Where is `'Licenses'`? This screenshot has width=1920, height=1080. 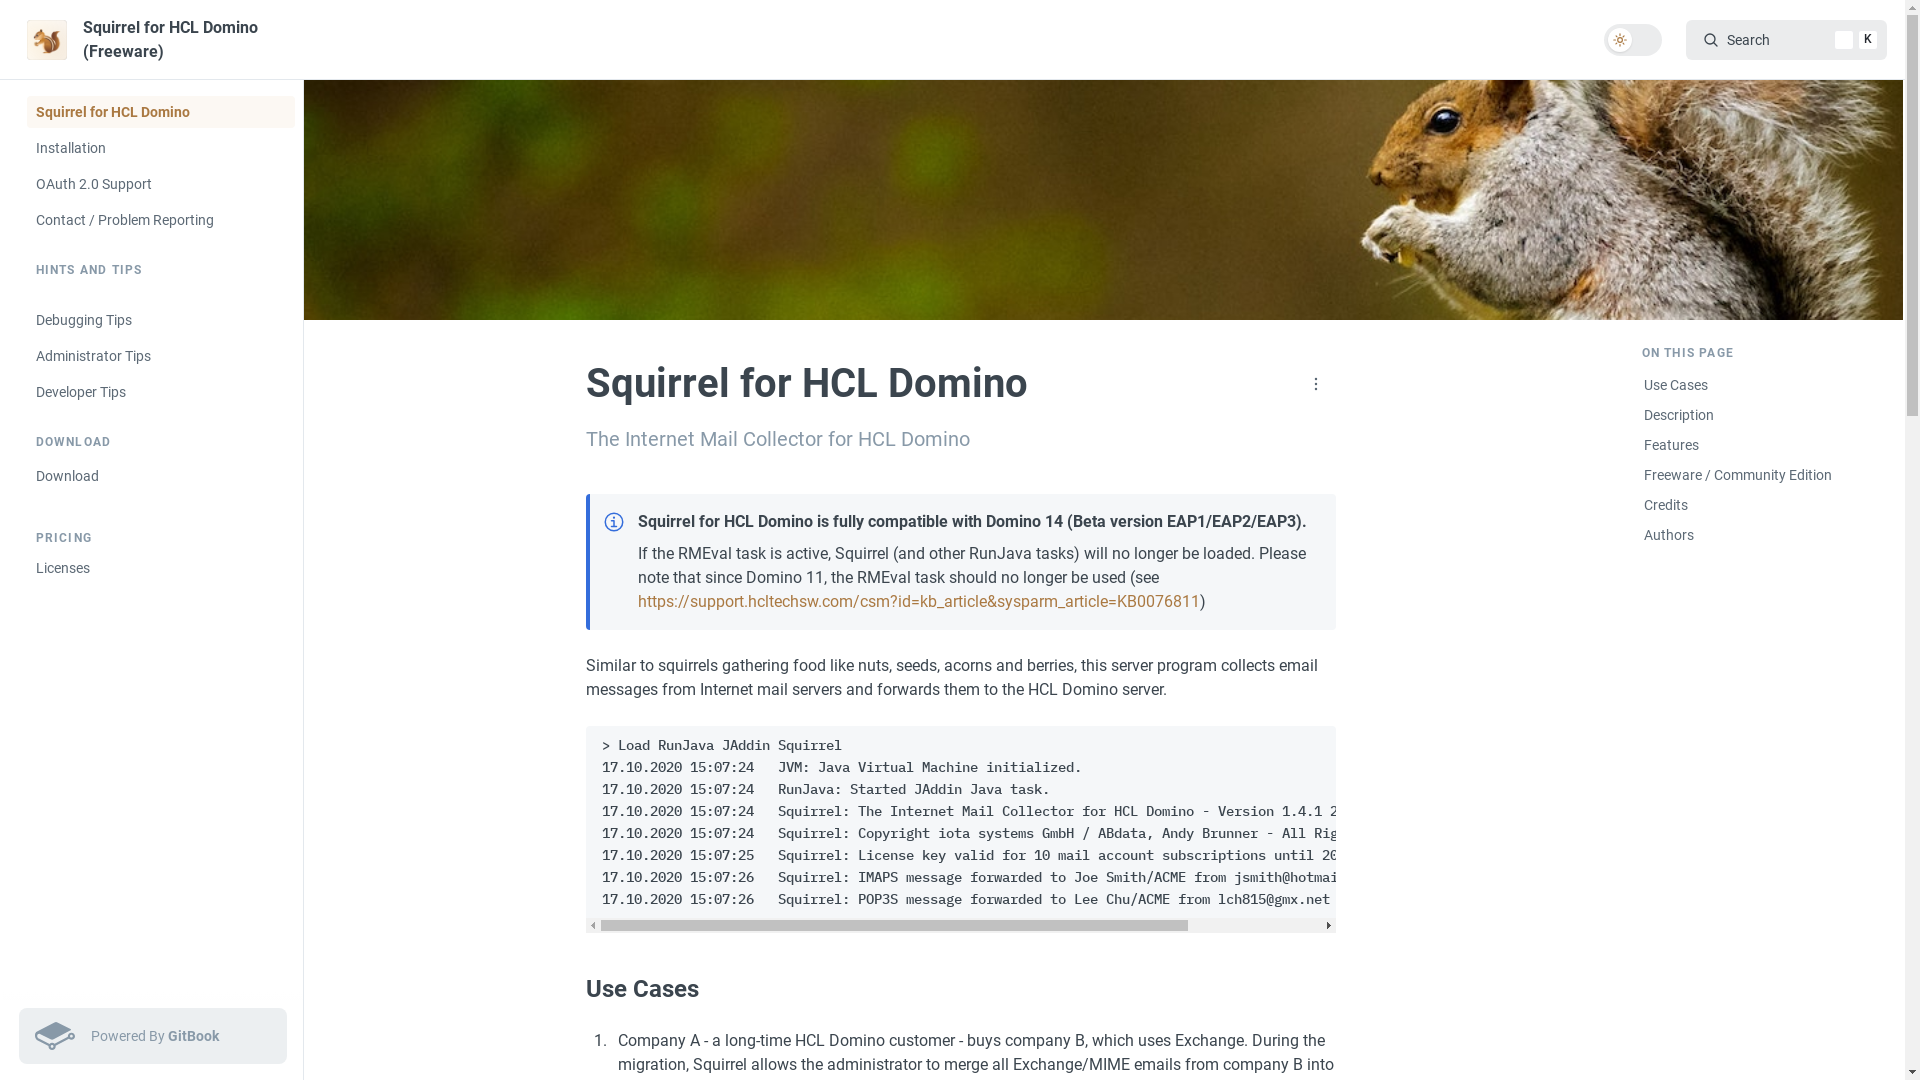
'Licenses' is located at coordinates (158, 567).